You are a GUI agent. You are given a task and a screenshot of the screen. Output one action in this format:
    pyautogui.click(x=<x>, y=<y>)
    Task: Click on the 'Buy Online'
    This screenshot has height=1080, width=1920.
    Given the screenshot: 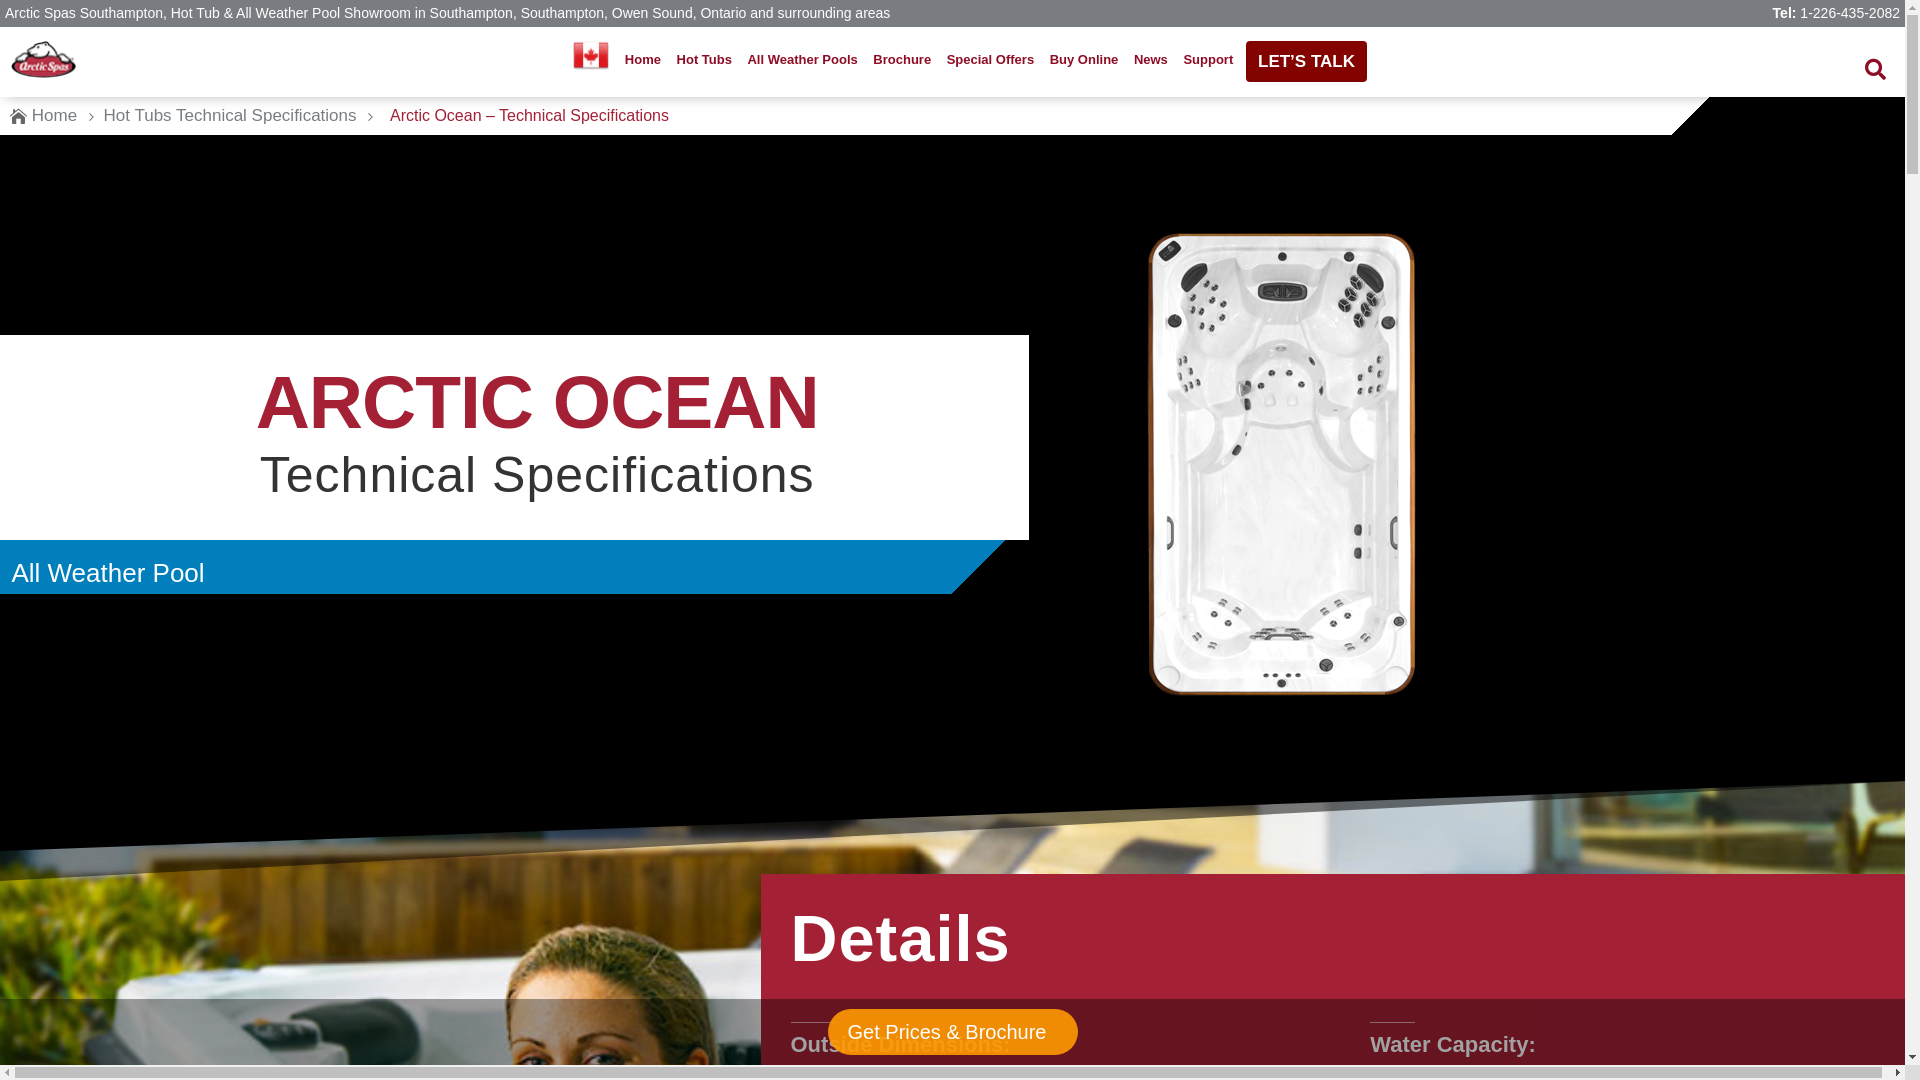 What is the action you would take?
    pyautogui.click(x=1082, y=58)
    